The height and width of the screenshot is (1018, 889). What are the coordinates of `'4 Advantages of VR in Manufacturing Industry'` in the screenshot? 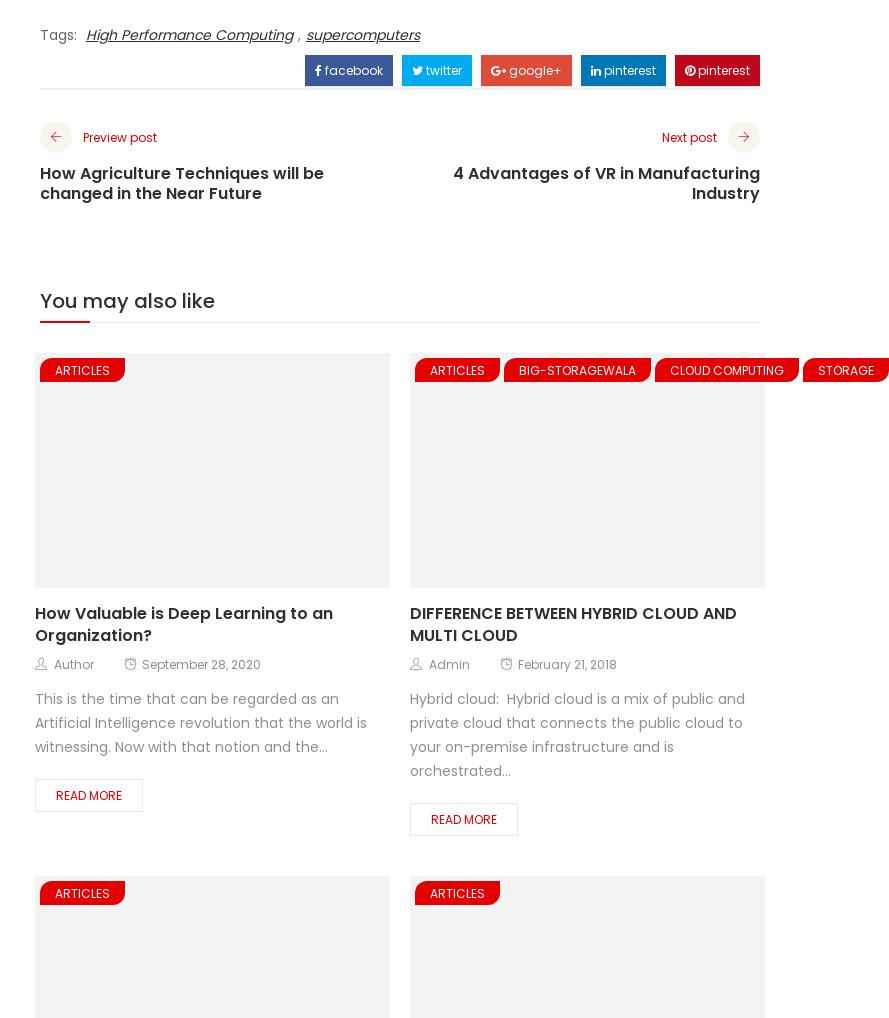 It's located at (605, 182).